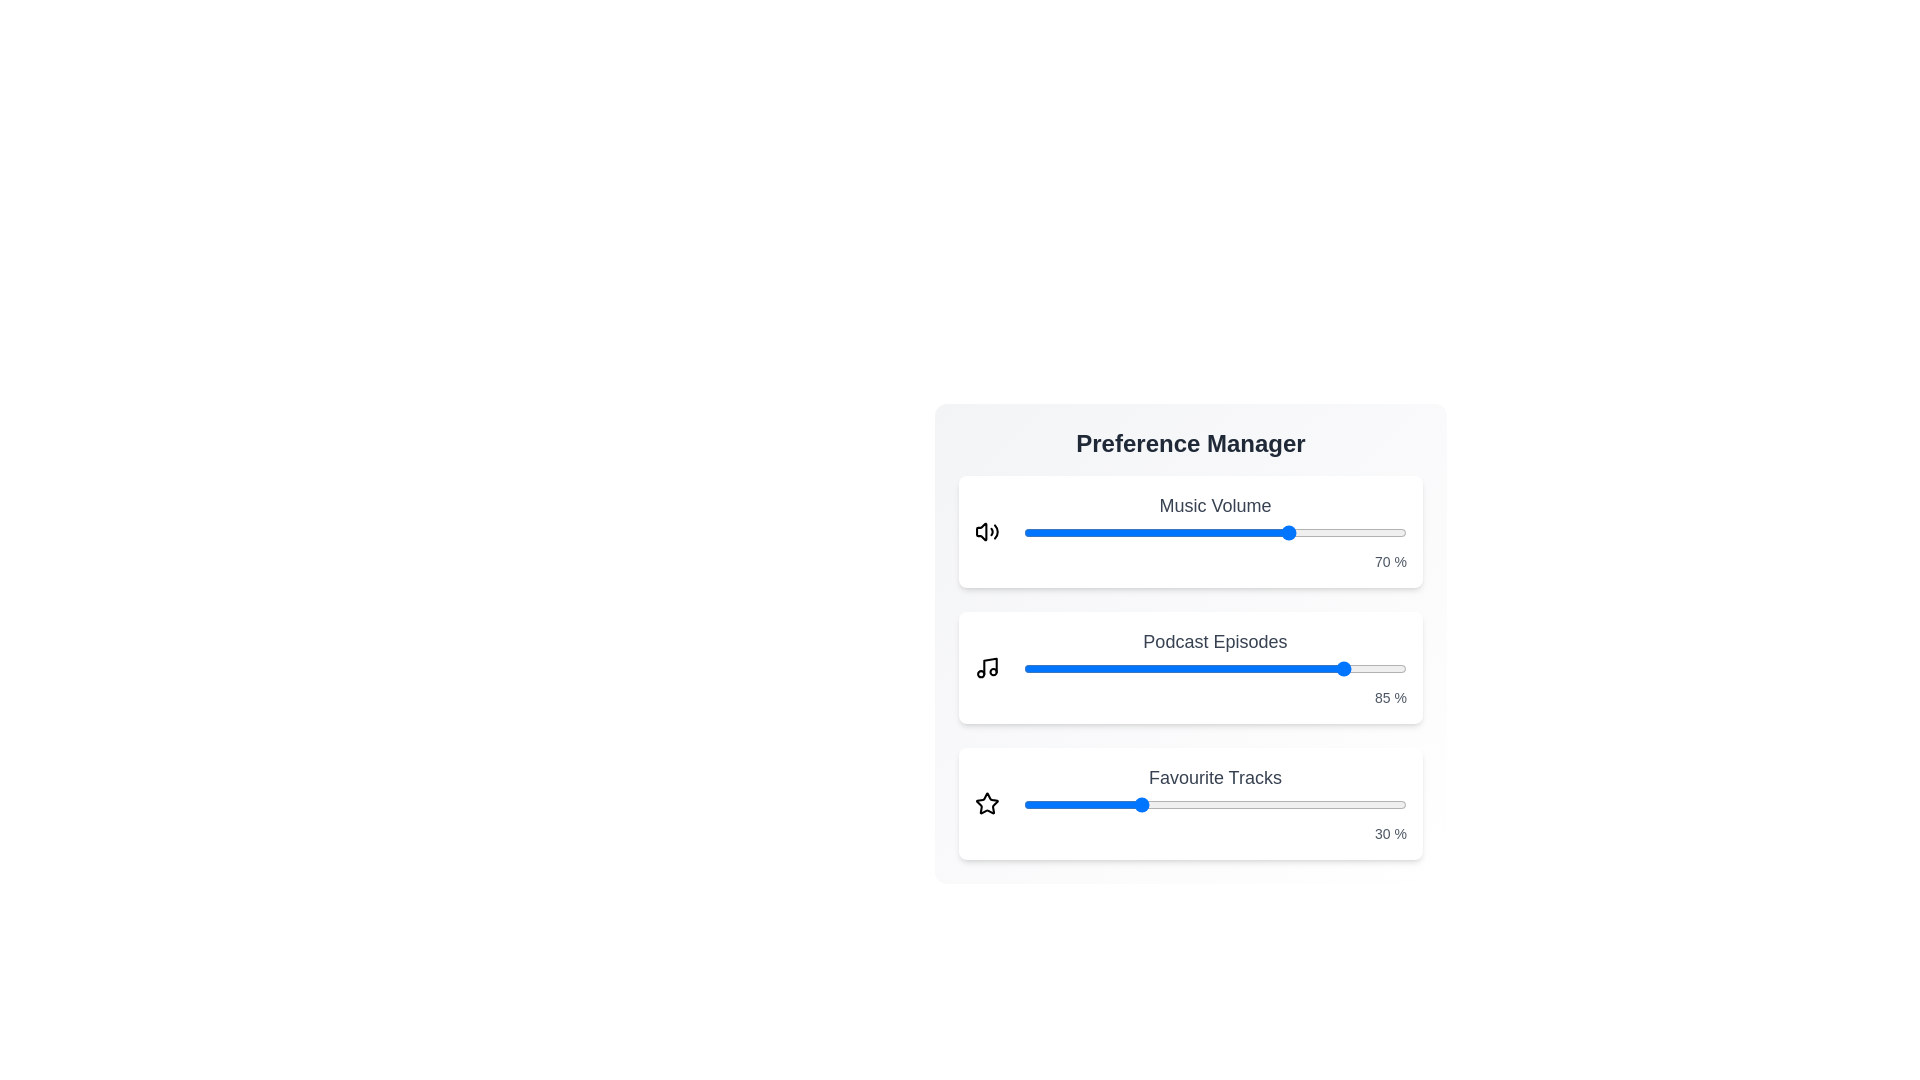 This screenshot has height=1080, width=1920. What do you see at coordinates (1031, 531) in the screenshot?
I see `the slider for Music Volume to 2%` at bounding box center [1031, 531].